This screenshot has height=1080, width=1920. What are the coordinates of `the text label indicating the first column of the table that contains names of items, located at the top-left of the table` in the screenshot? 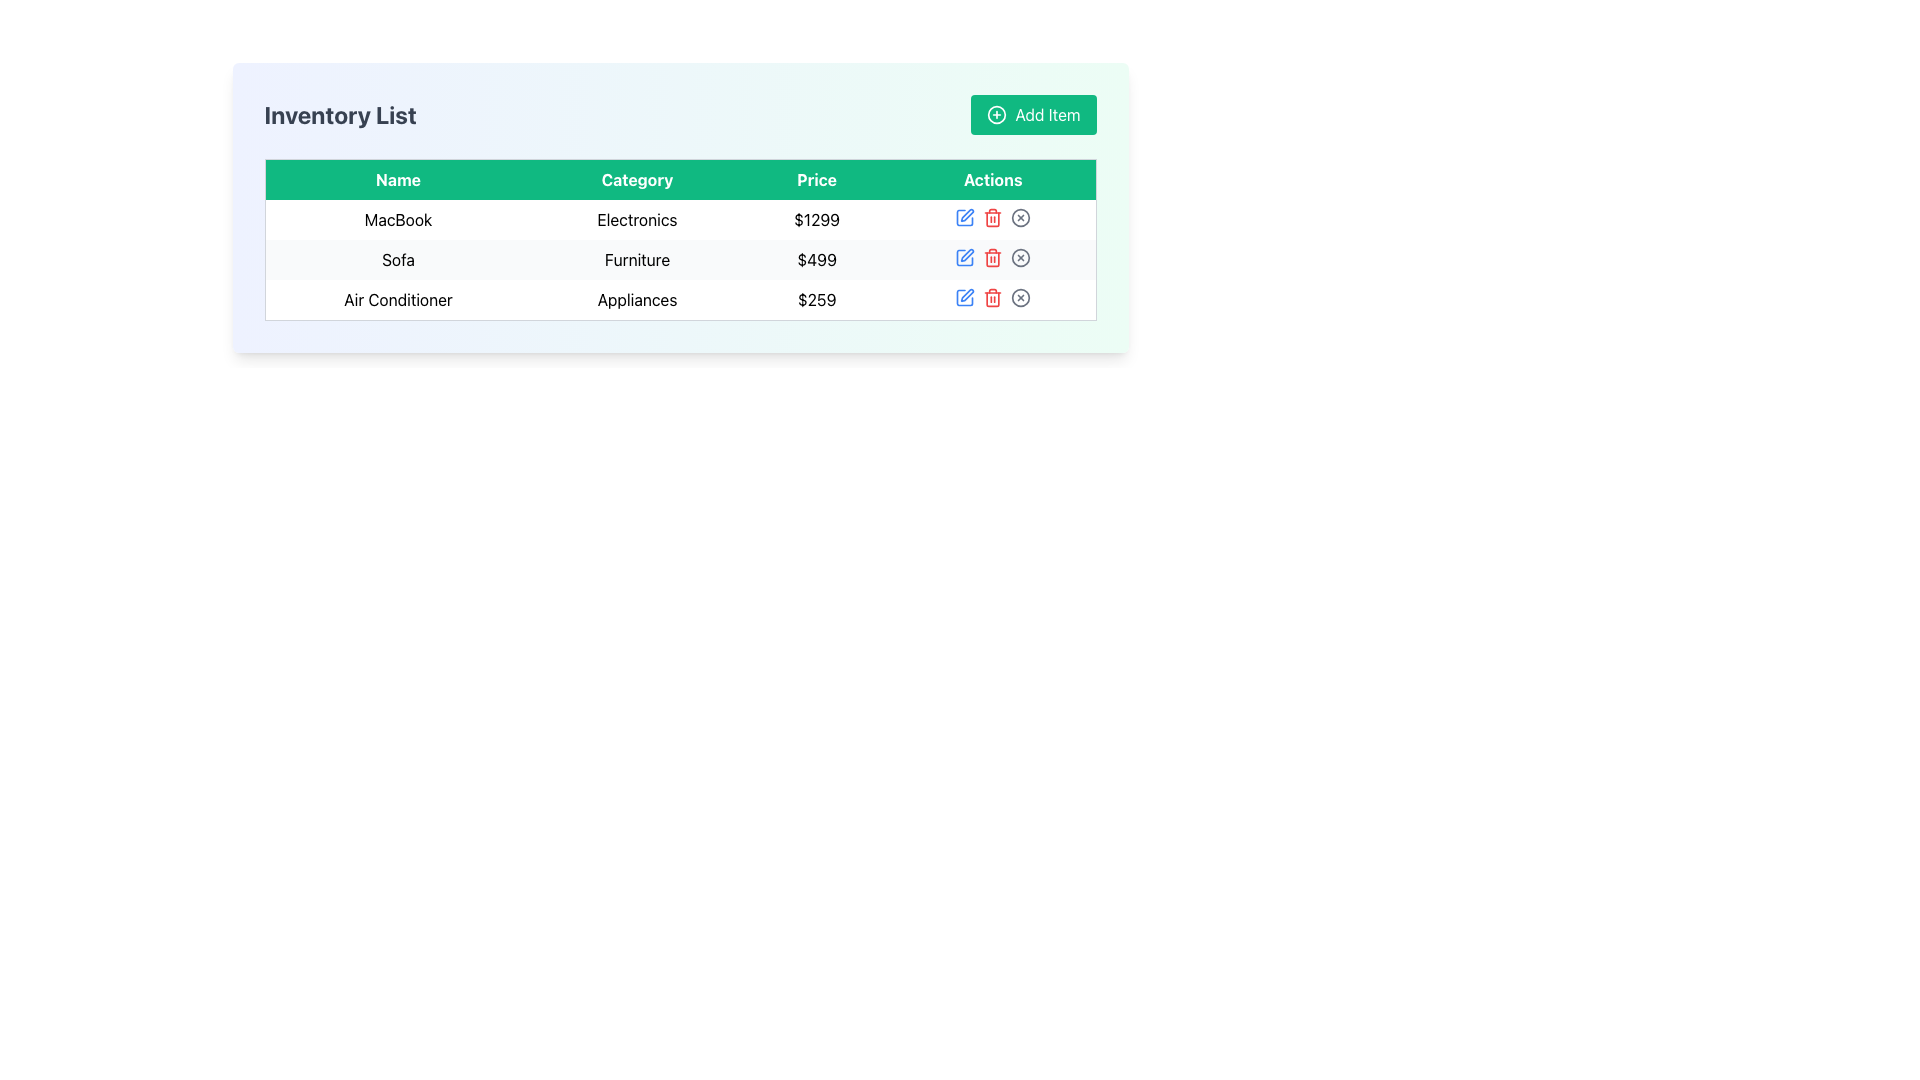 It's located at (398, 178).